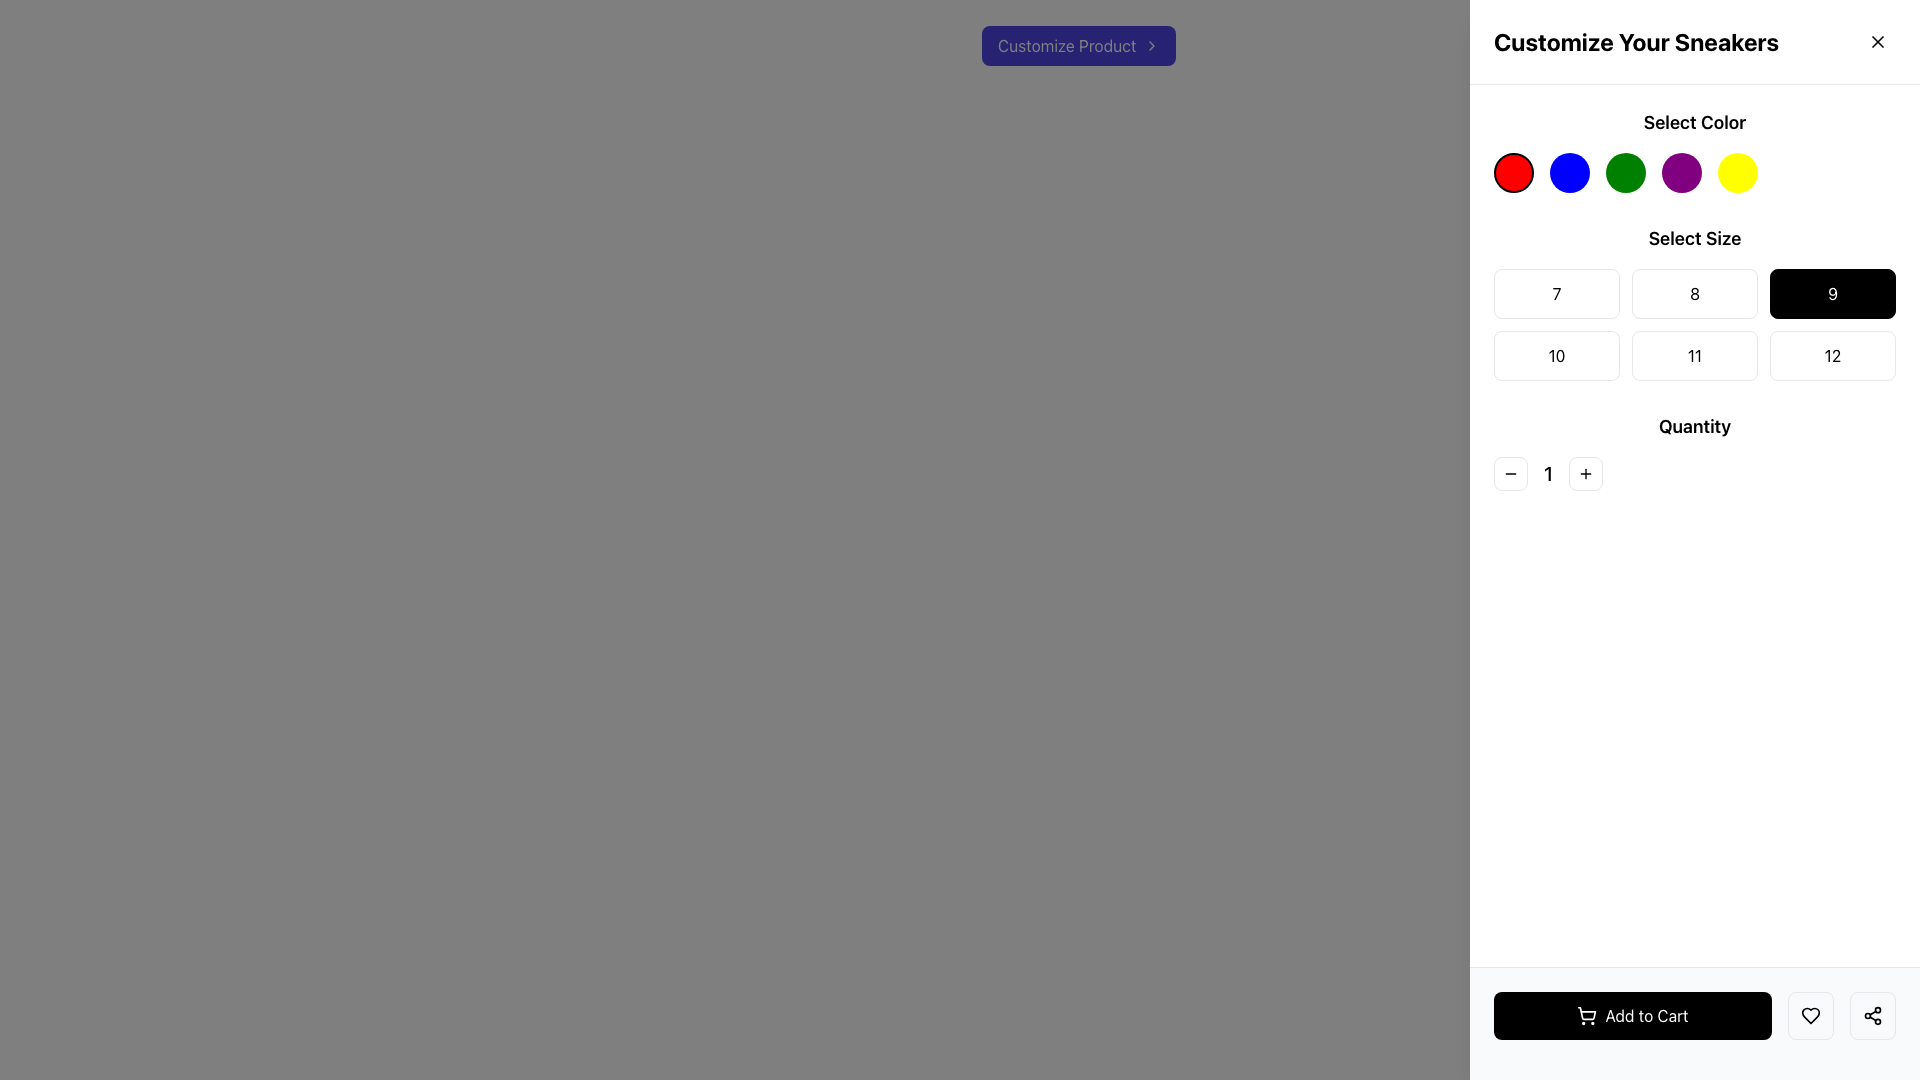 This screenshot has height=1080, width=1920. I want to click on the bold, black numeral '1' in the 'Quantity' section, which is centrally positioned between the minus and plus buttons, so click(1547, 474).